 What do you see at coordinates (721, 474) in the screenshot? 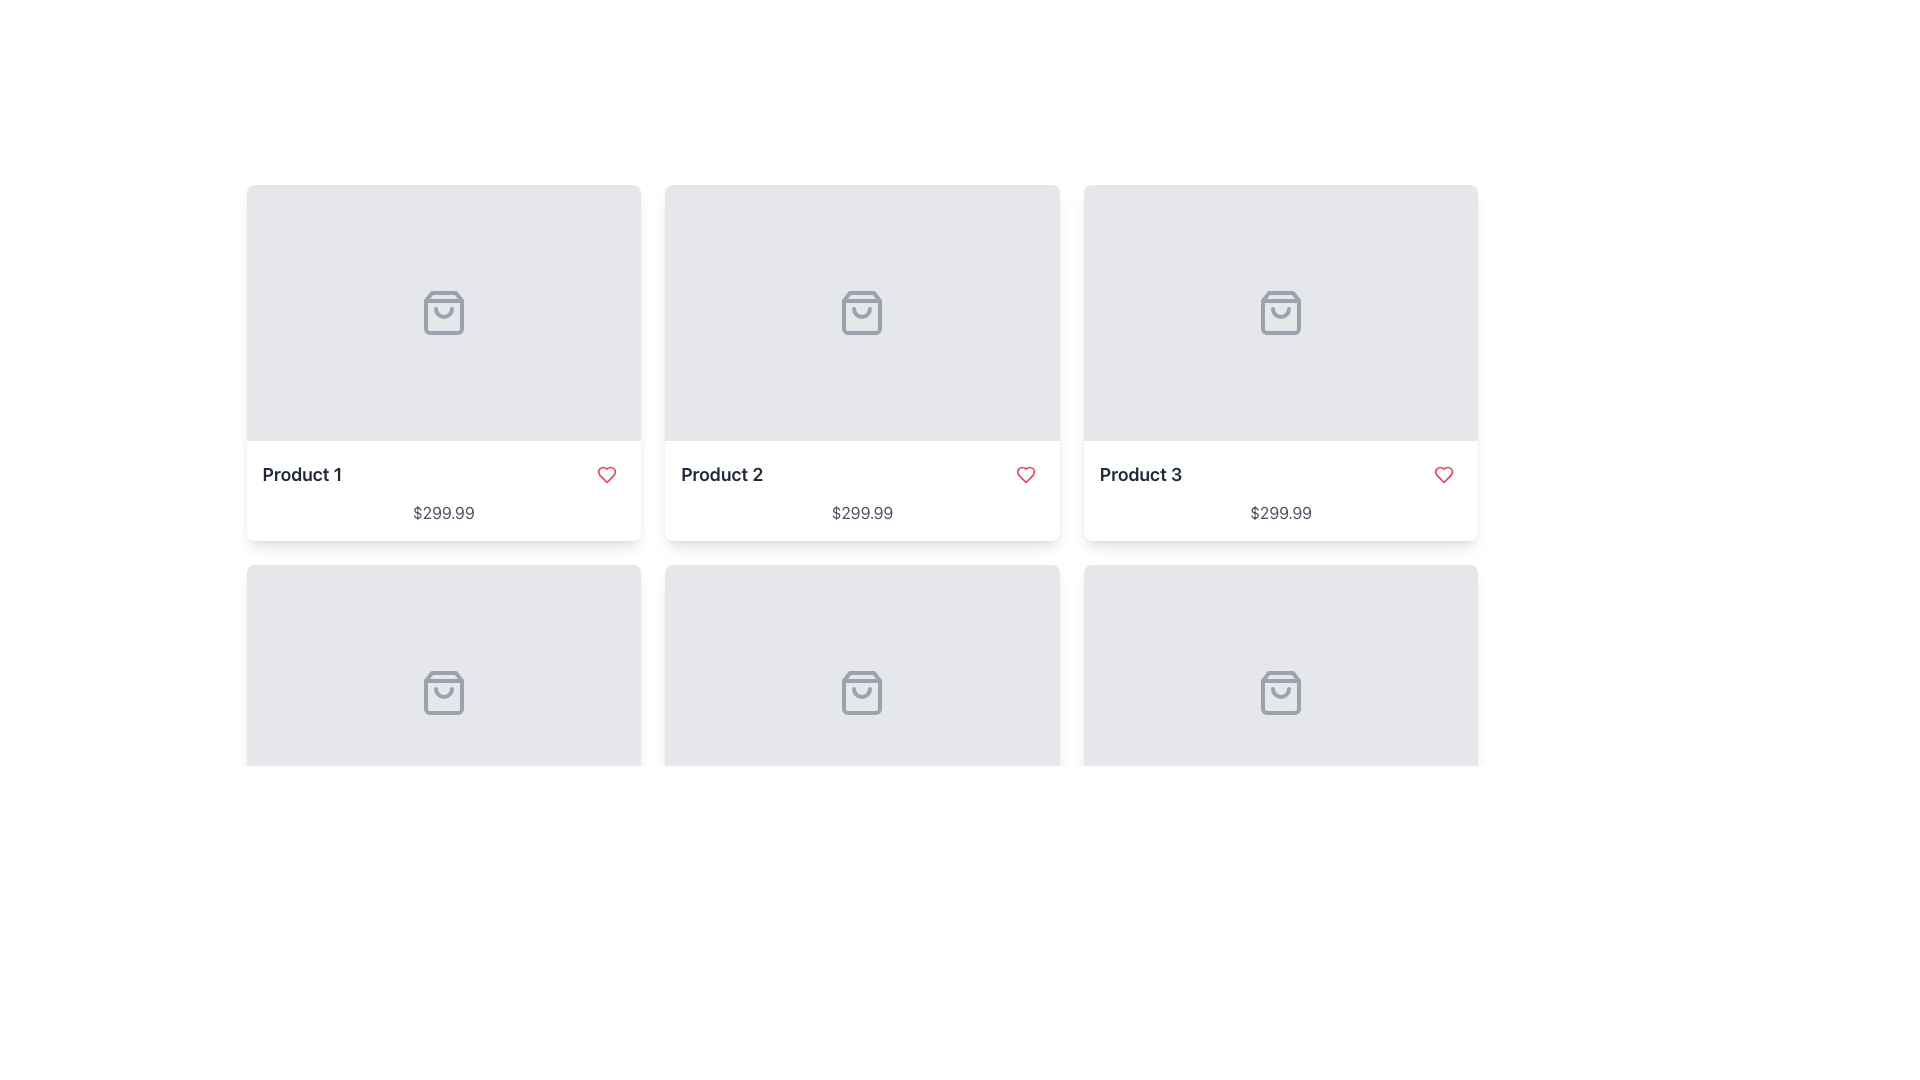
I see `the 'Product 2' text label, which is prominently displayed in bold black font, located under the image of the second product in the top row of the grid layout` at bounding box center [721, 474].